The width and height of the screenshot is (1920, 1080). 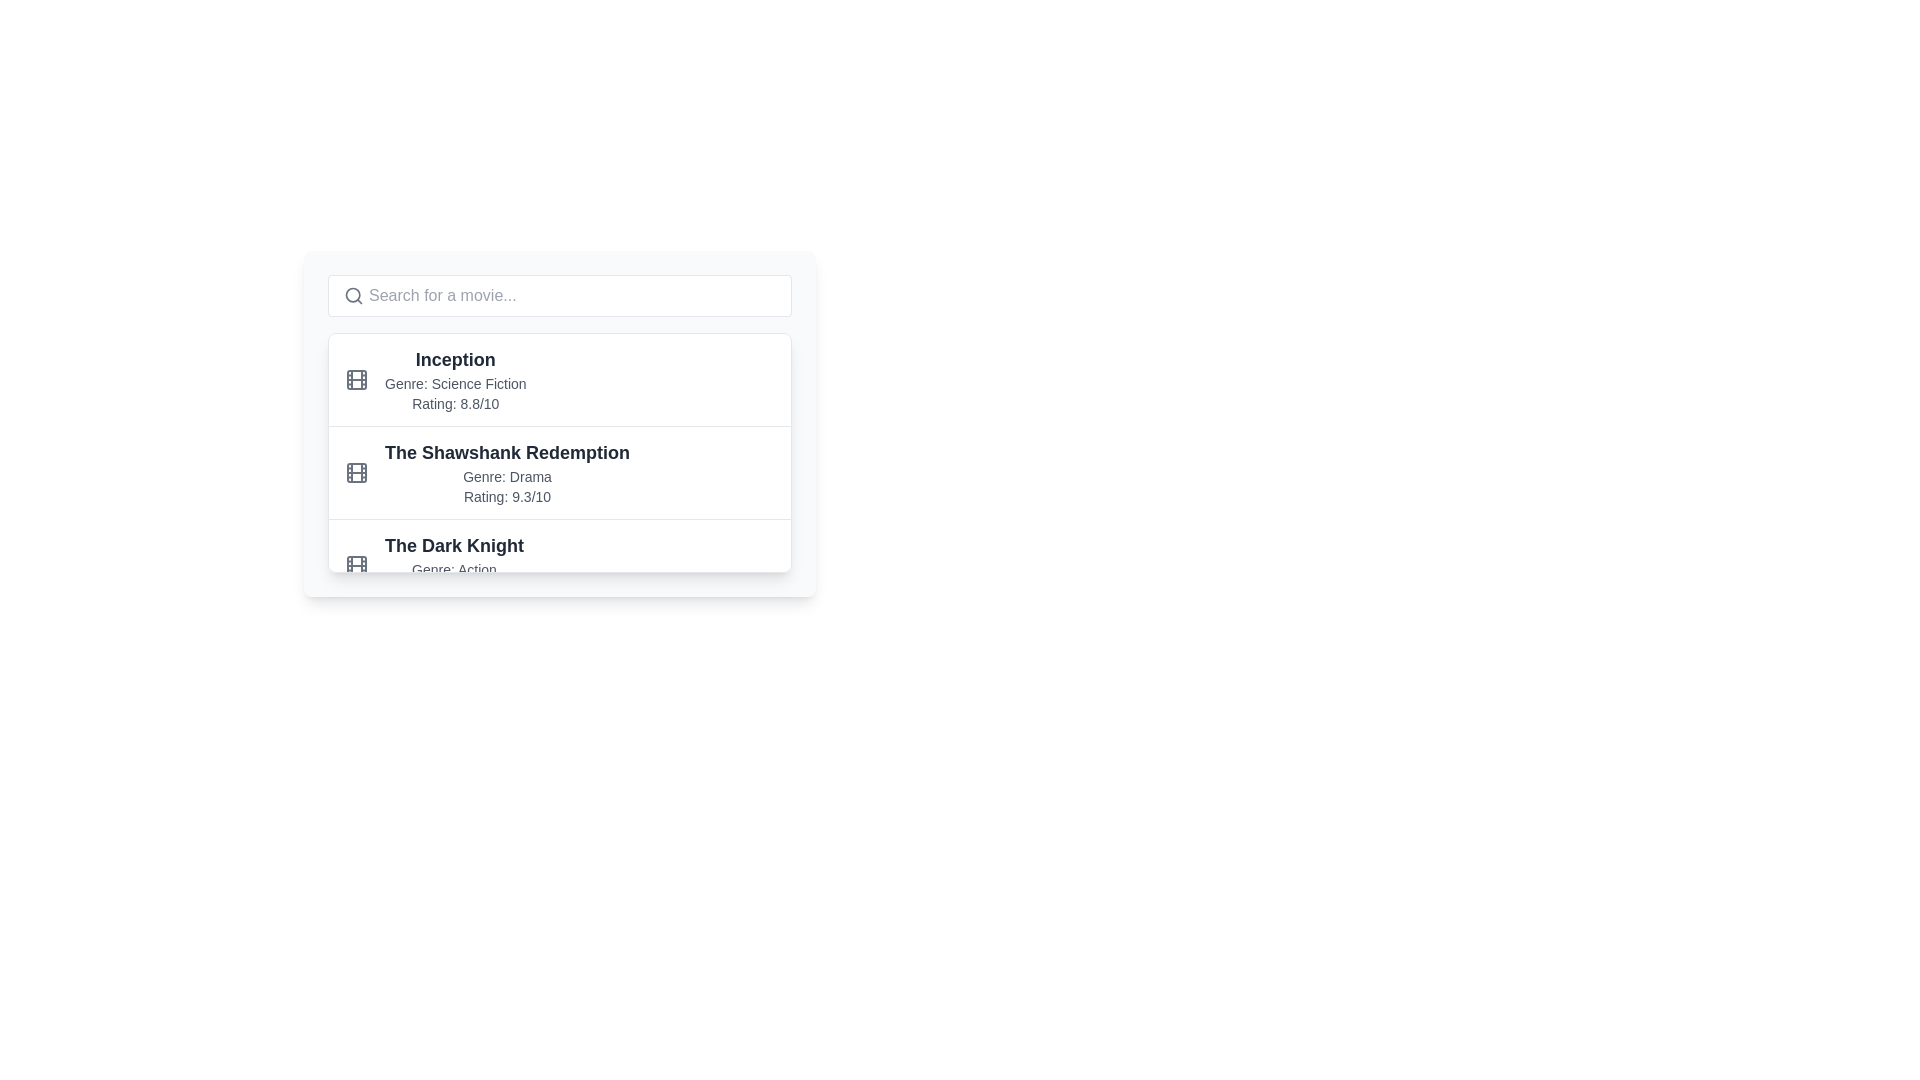 What do you see at coordinates (507, 477) in the screenshot?
I see `the text label displaying 'Genre: Drama', which is styled in a small gray font and located between the title 'The Shawshank Redemption' and the rating information` at bounding box center [507, 477].